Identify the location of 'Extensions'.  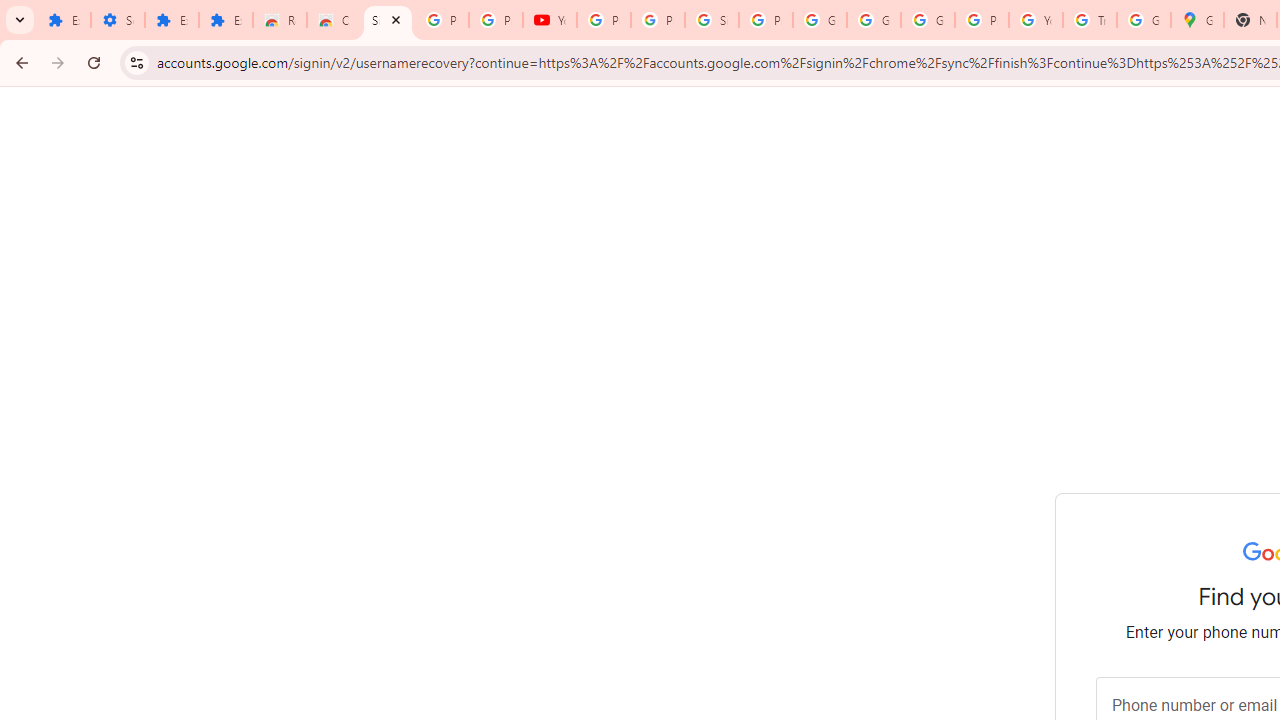
(225, 20).